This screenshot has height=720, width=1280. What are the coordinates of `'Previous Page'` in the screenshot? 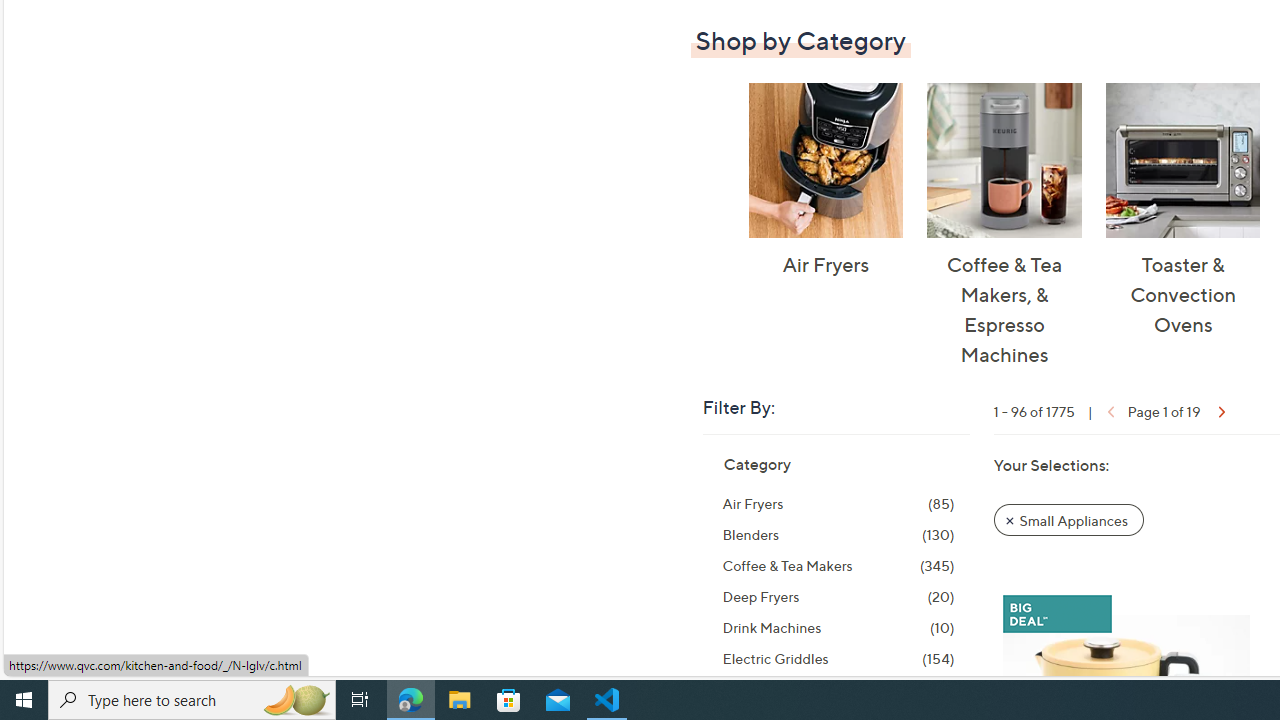 It's located at (1107, 409).